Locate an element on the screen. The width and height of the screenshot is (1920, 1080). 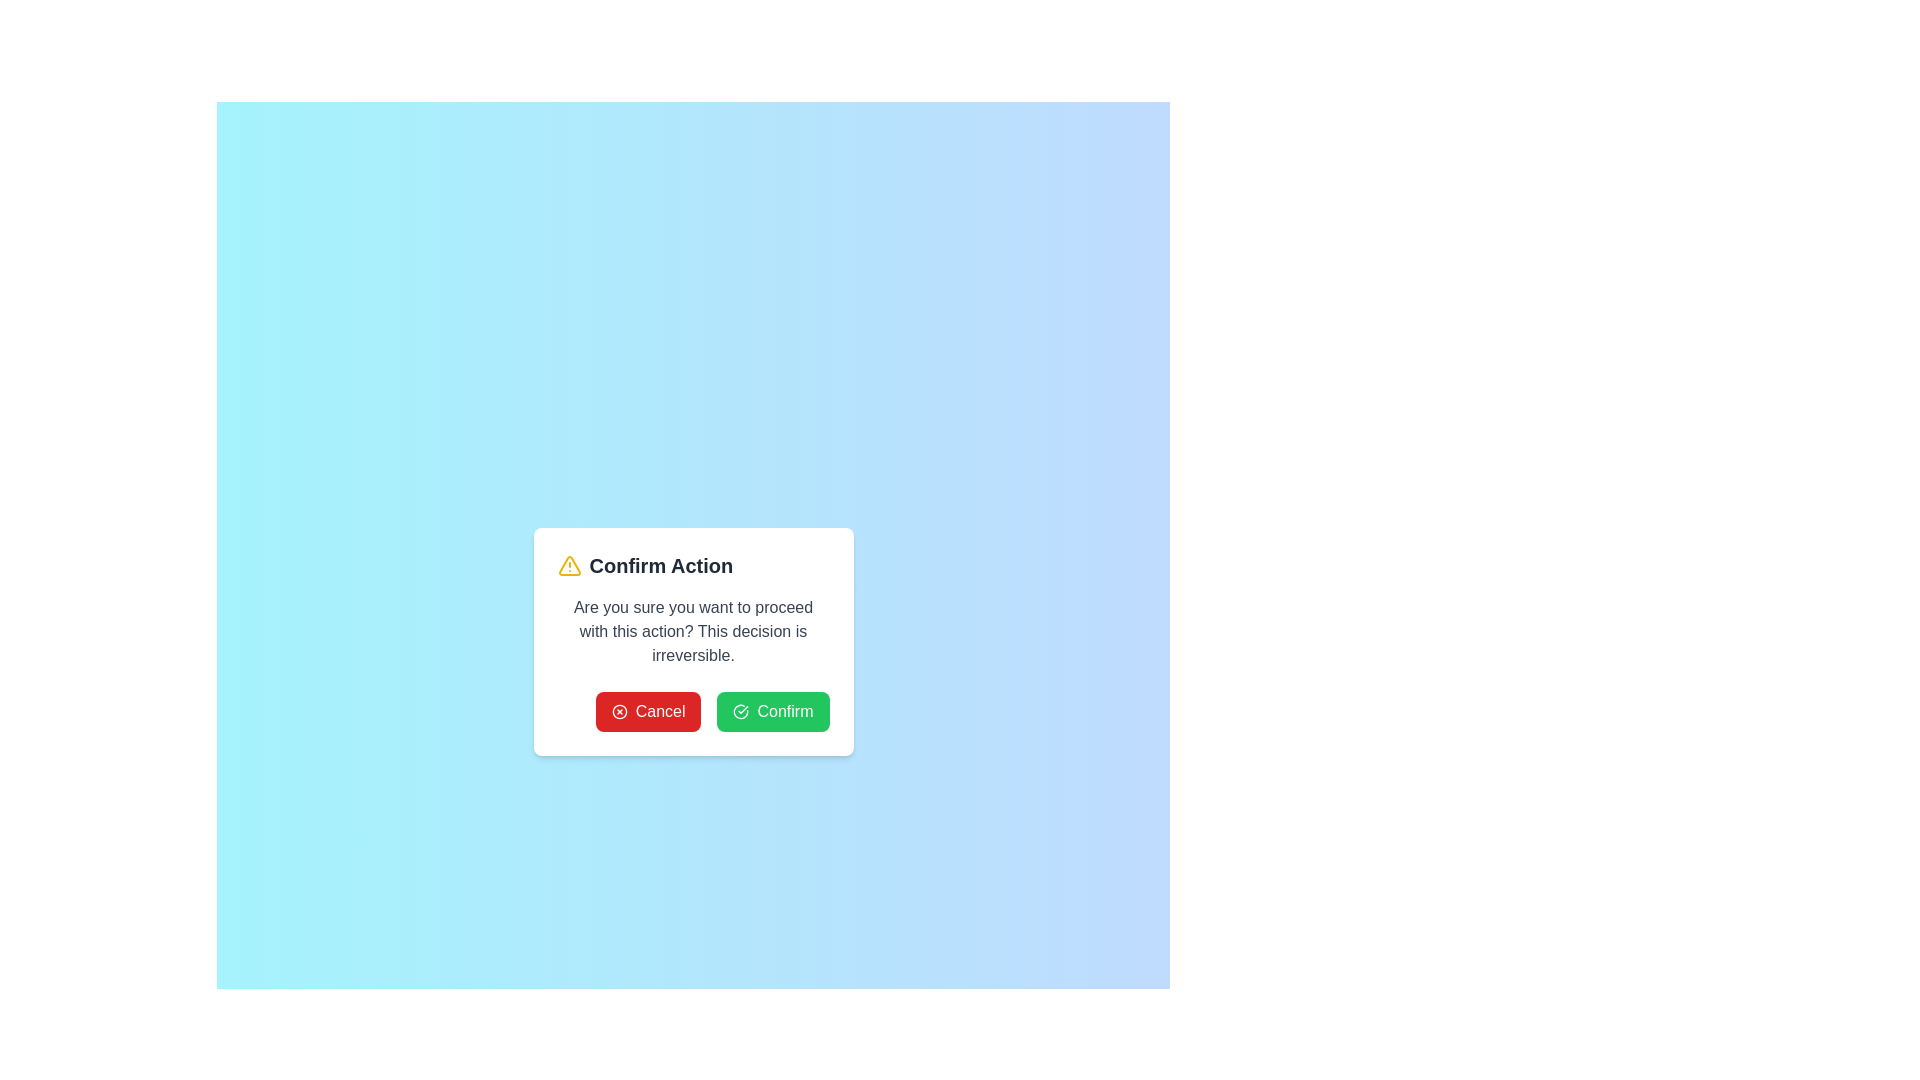
the green circular checkmark icon in the 'Confirm' button of the confirmation dialog box is located at coordinates (740, 711).